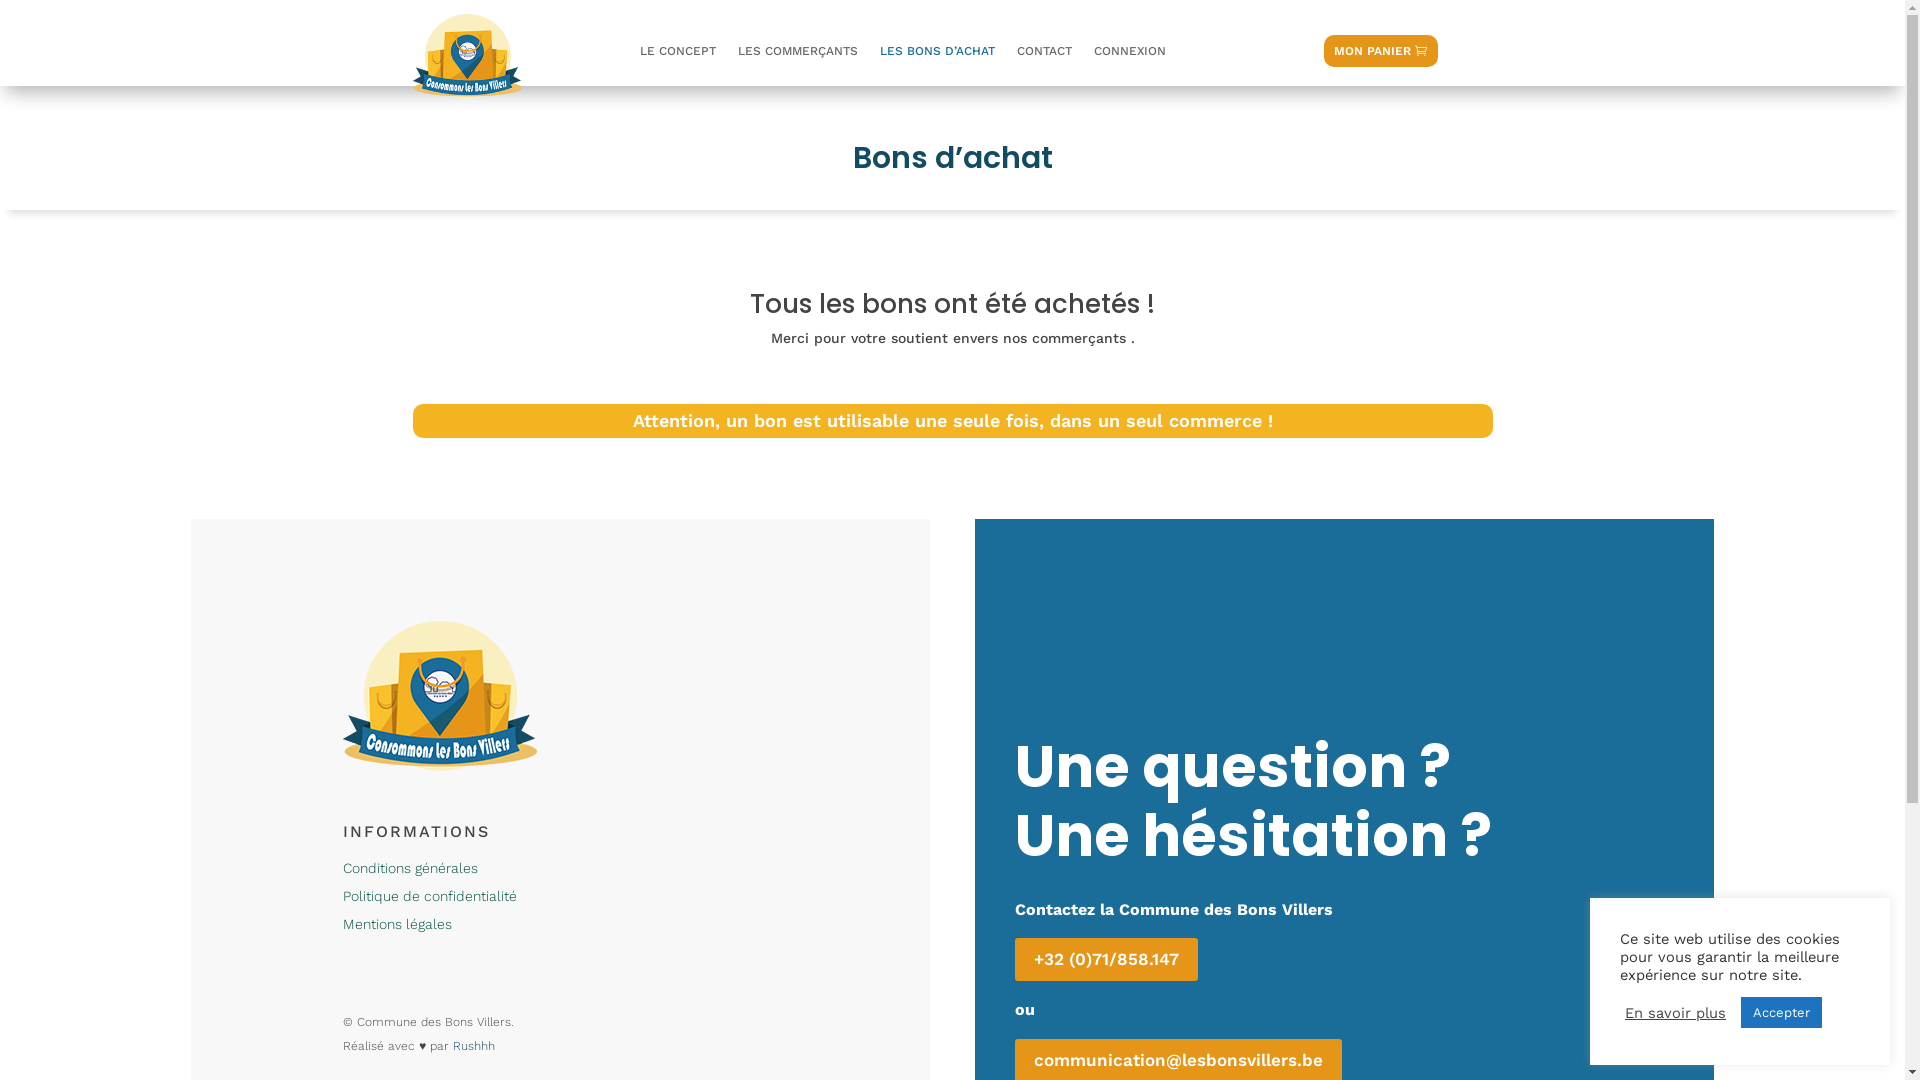 Image resolution: width=1920 pixels, height=1080 pixels. What do you see at coordinates (1105, 958) in the screenshot?
I see `'+32 (0)71/858.147'` at bounding box center [1105, 958].